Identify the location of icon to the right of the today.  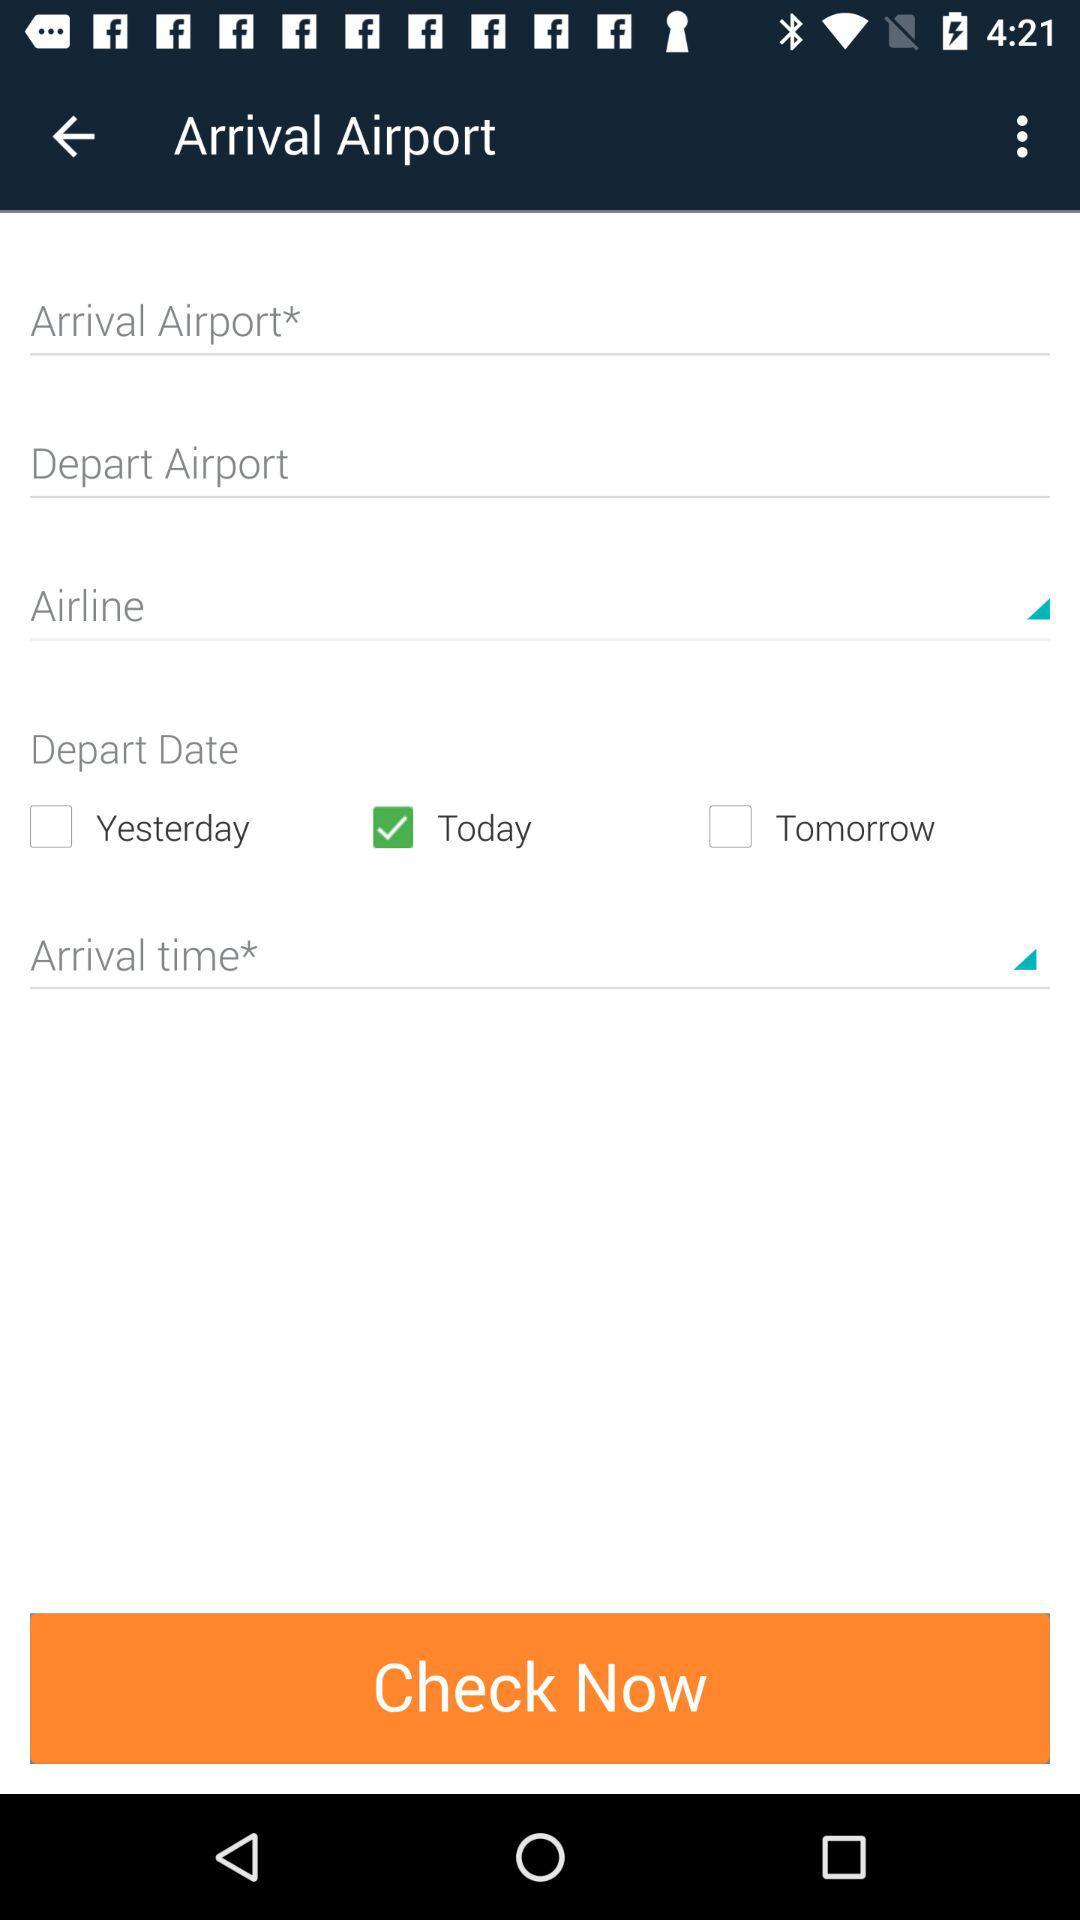
(878, 826).